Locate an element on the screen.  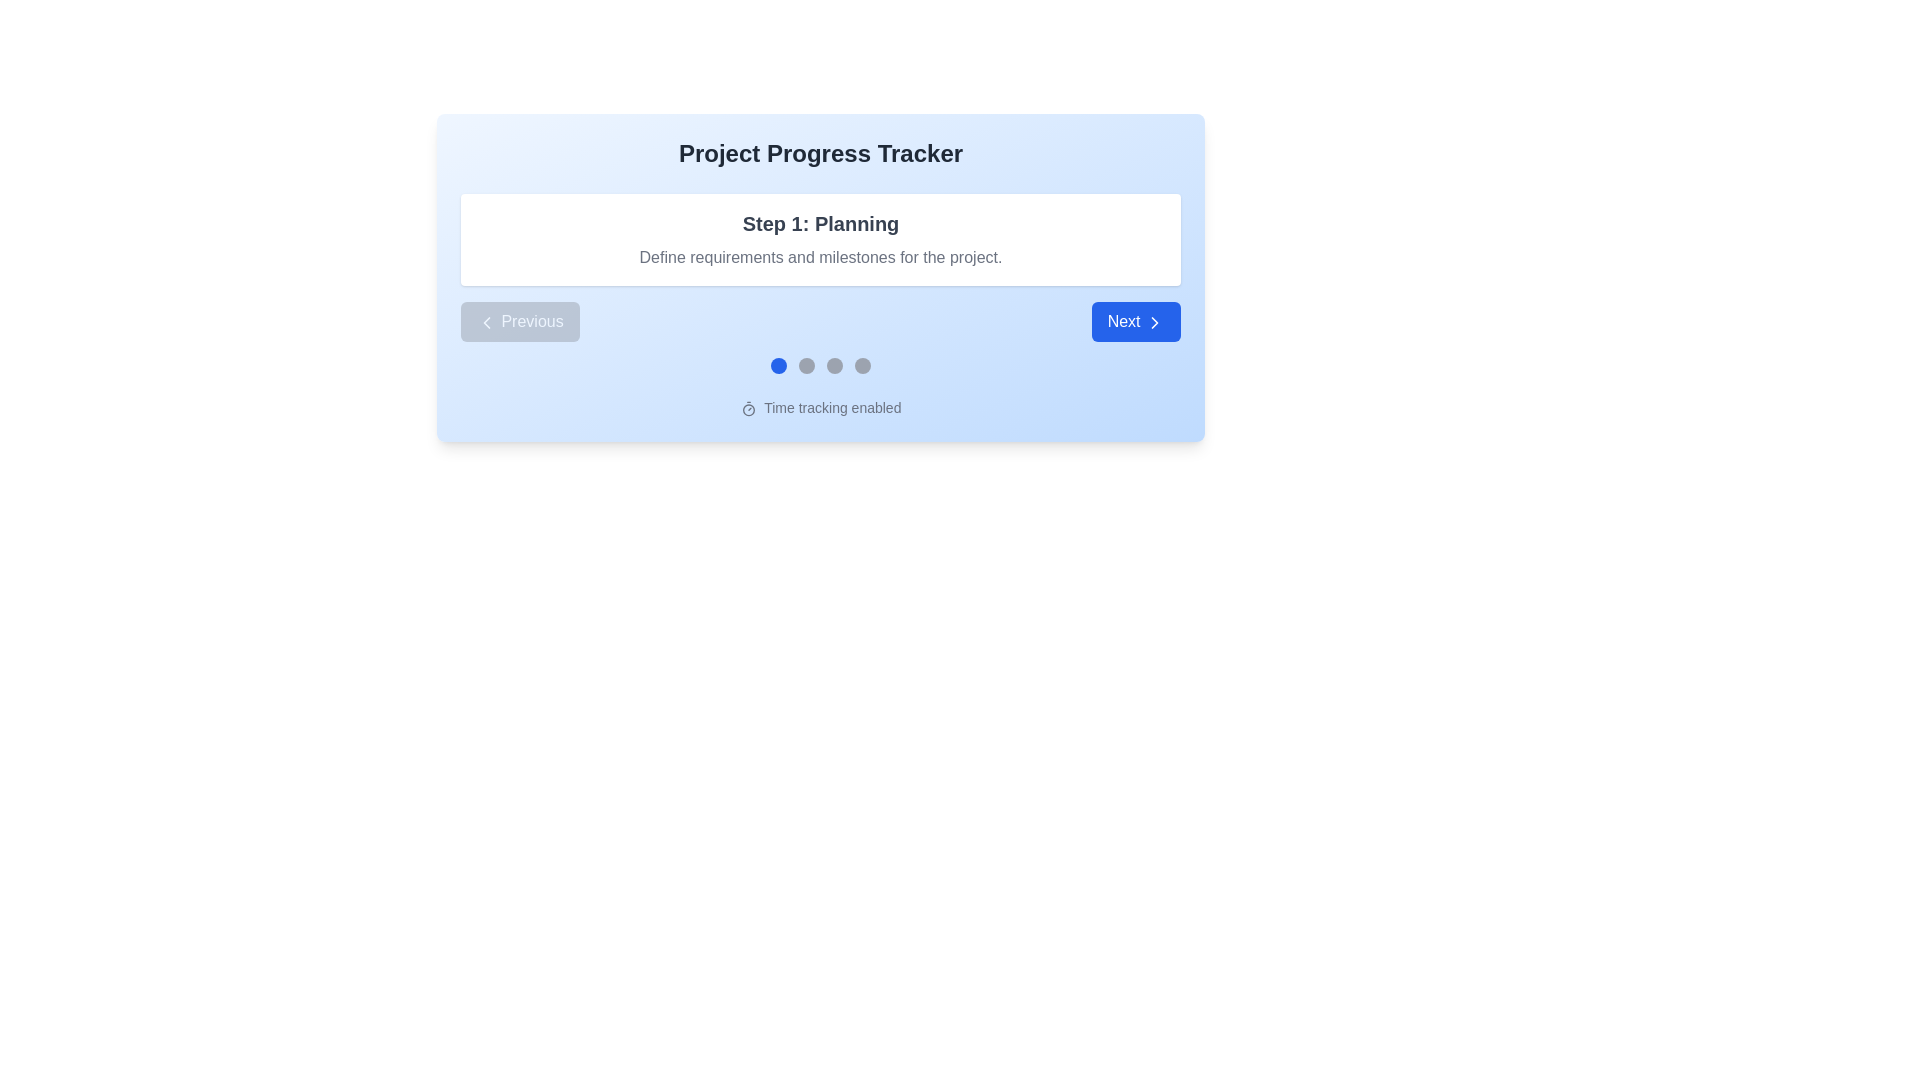
the blue 'Next' button with rounded corners that displays the text 'Next' in white to proceed is located at coordinates (1136, 320).